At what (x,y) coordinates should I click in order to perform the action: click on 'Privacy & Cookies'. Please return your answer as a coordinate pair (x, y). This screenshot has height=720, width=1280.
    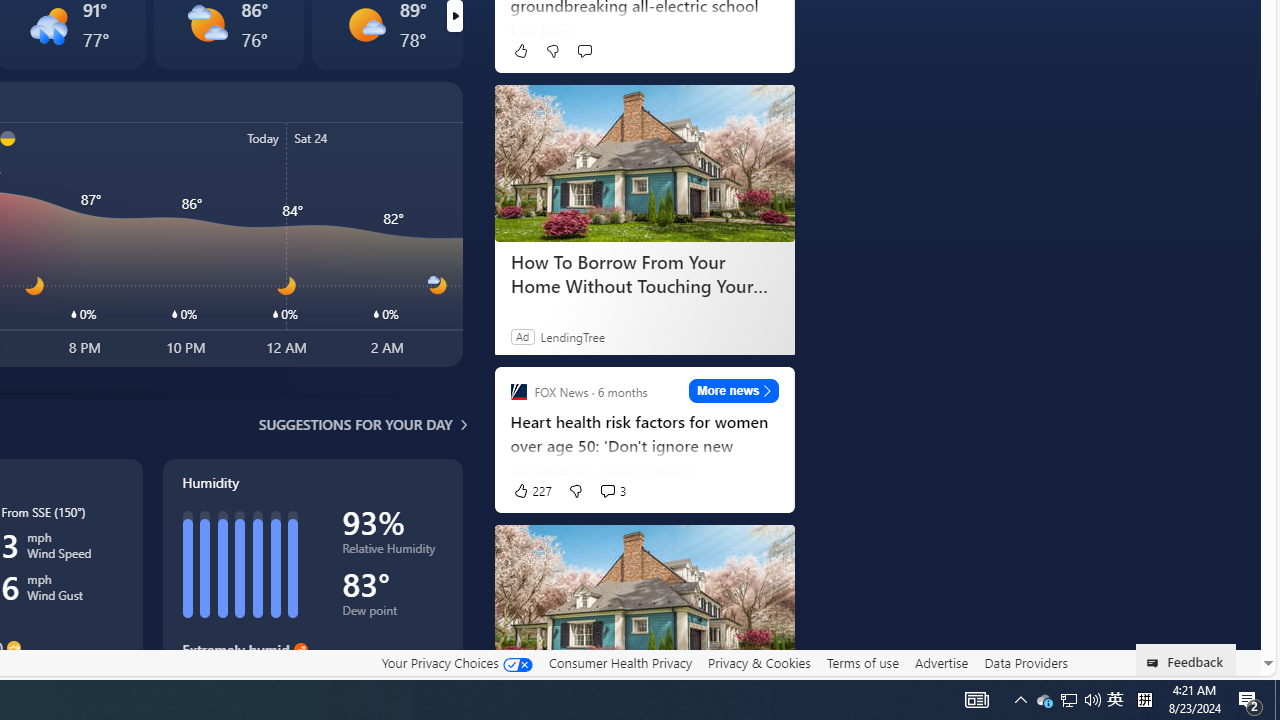
    Looking at the image, I should click on (758, 662).